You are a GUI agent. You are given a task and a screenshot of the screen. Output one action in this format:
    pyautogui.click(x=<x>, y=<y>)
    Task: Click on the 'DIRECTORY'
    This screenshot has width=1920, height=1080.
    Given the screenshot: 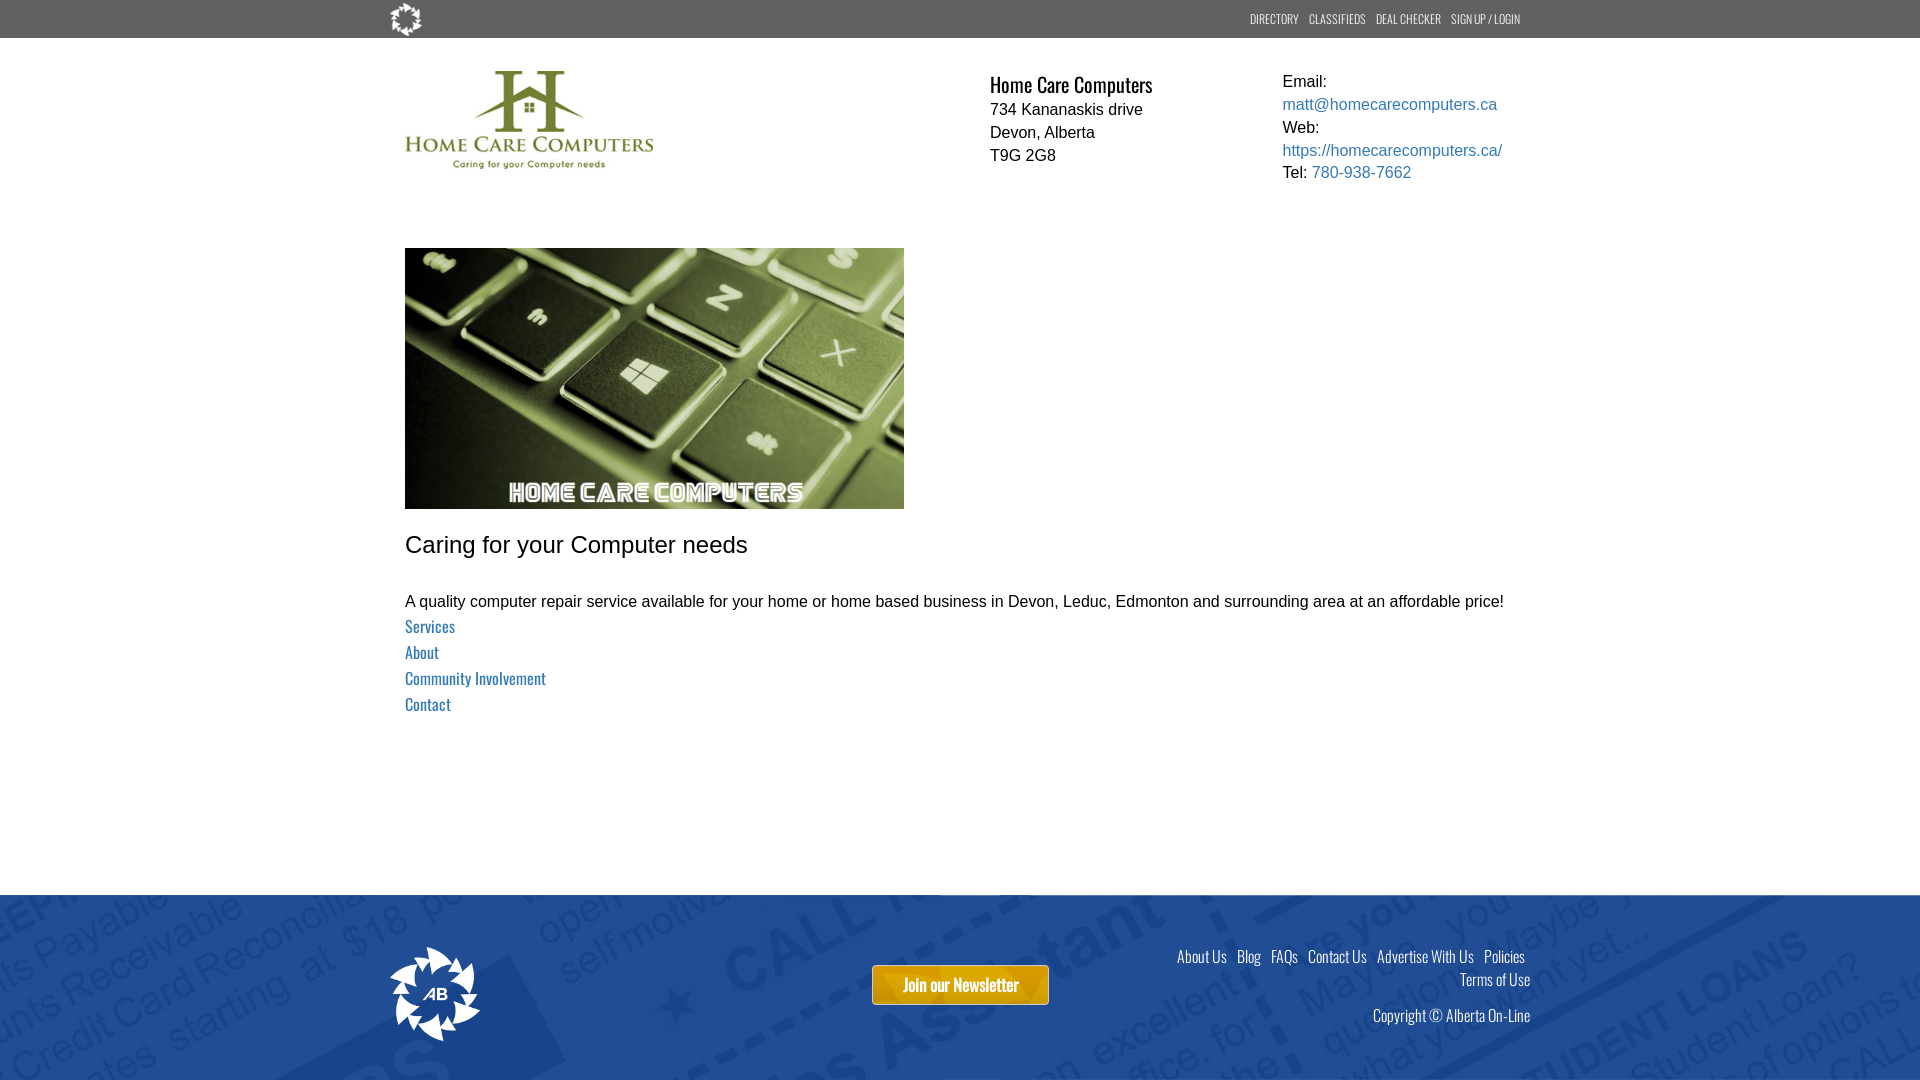 What is the action you would take?
    pyautogui.click(x=1273, y=18)
    